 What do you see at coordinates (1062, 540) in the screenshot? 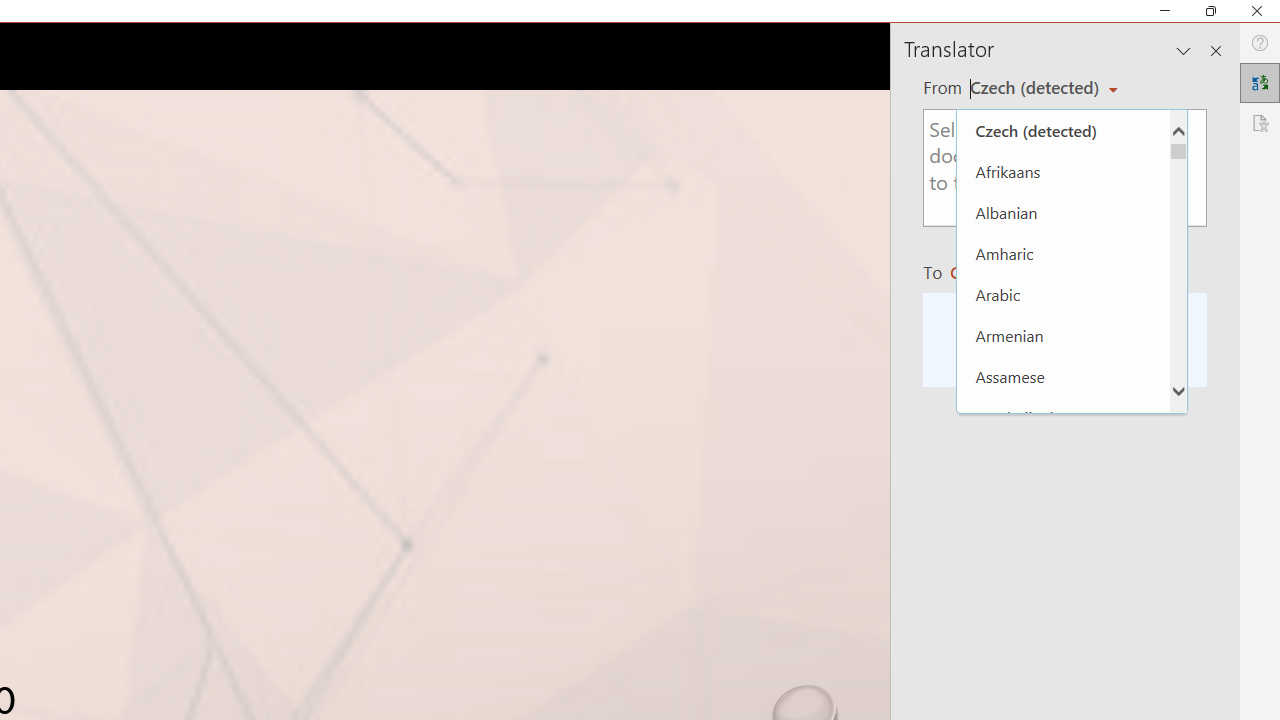
I see `'Basque'` at bounding box center [1062, 540].